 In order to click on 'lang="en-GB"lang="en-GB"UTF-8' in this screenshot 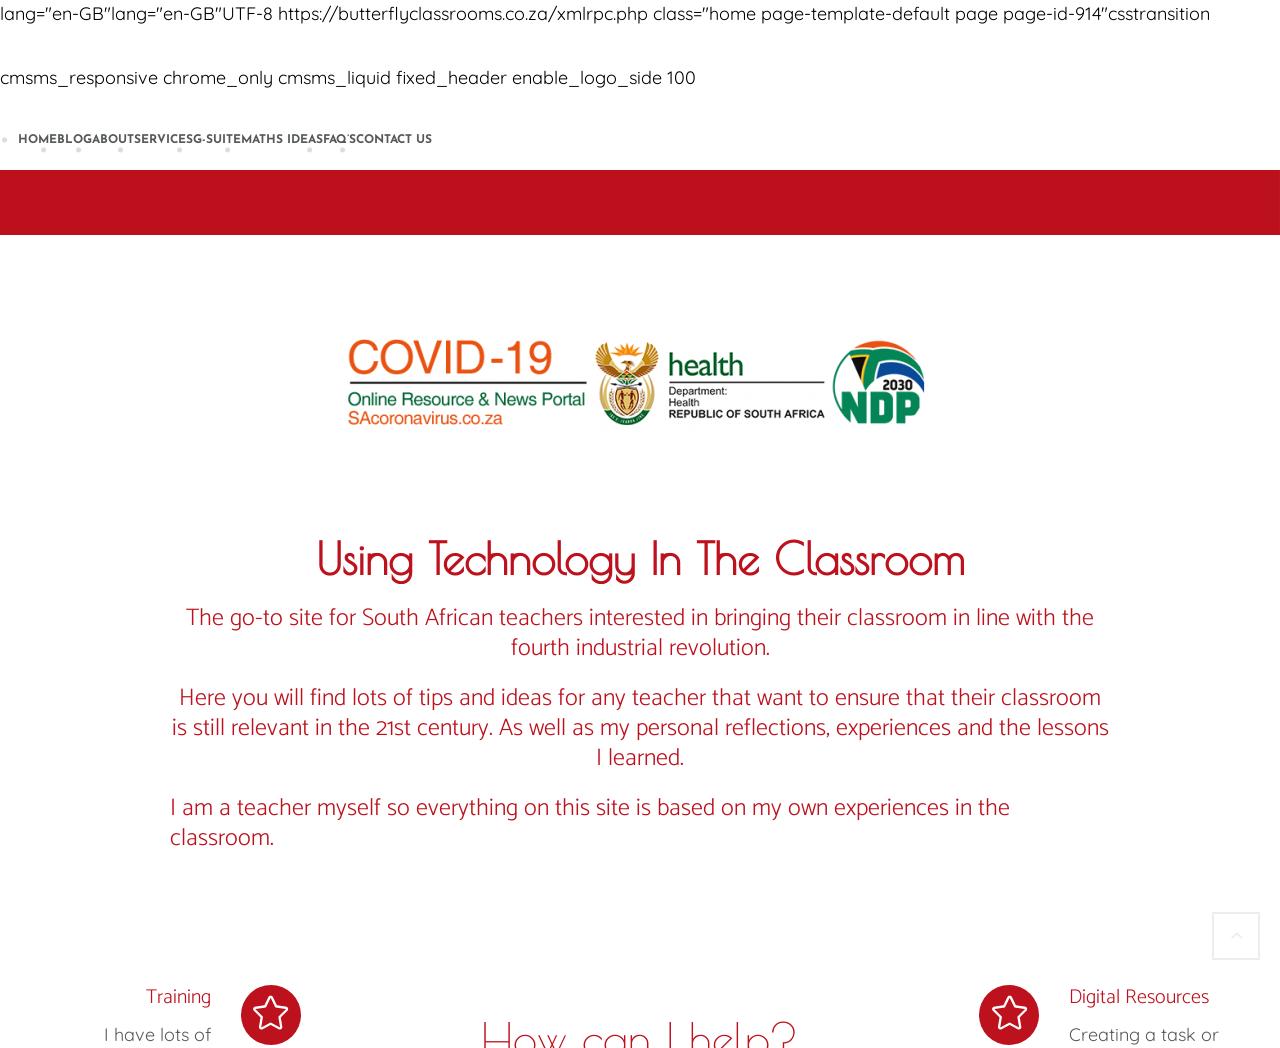, I will do `click(135, 12)`.